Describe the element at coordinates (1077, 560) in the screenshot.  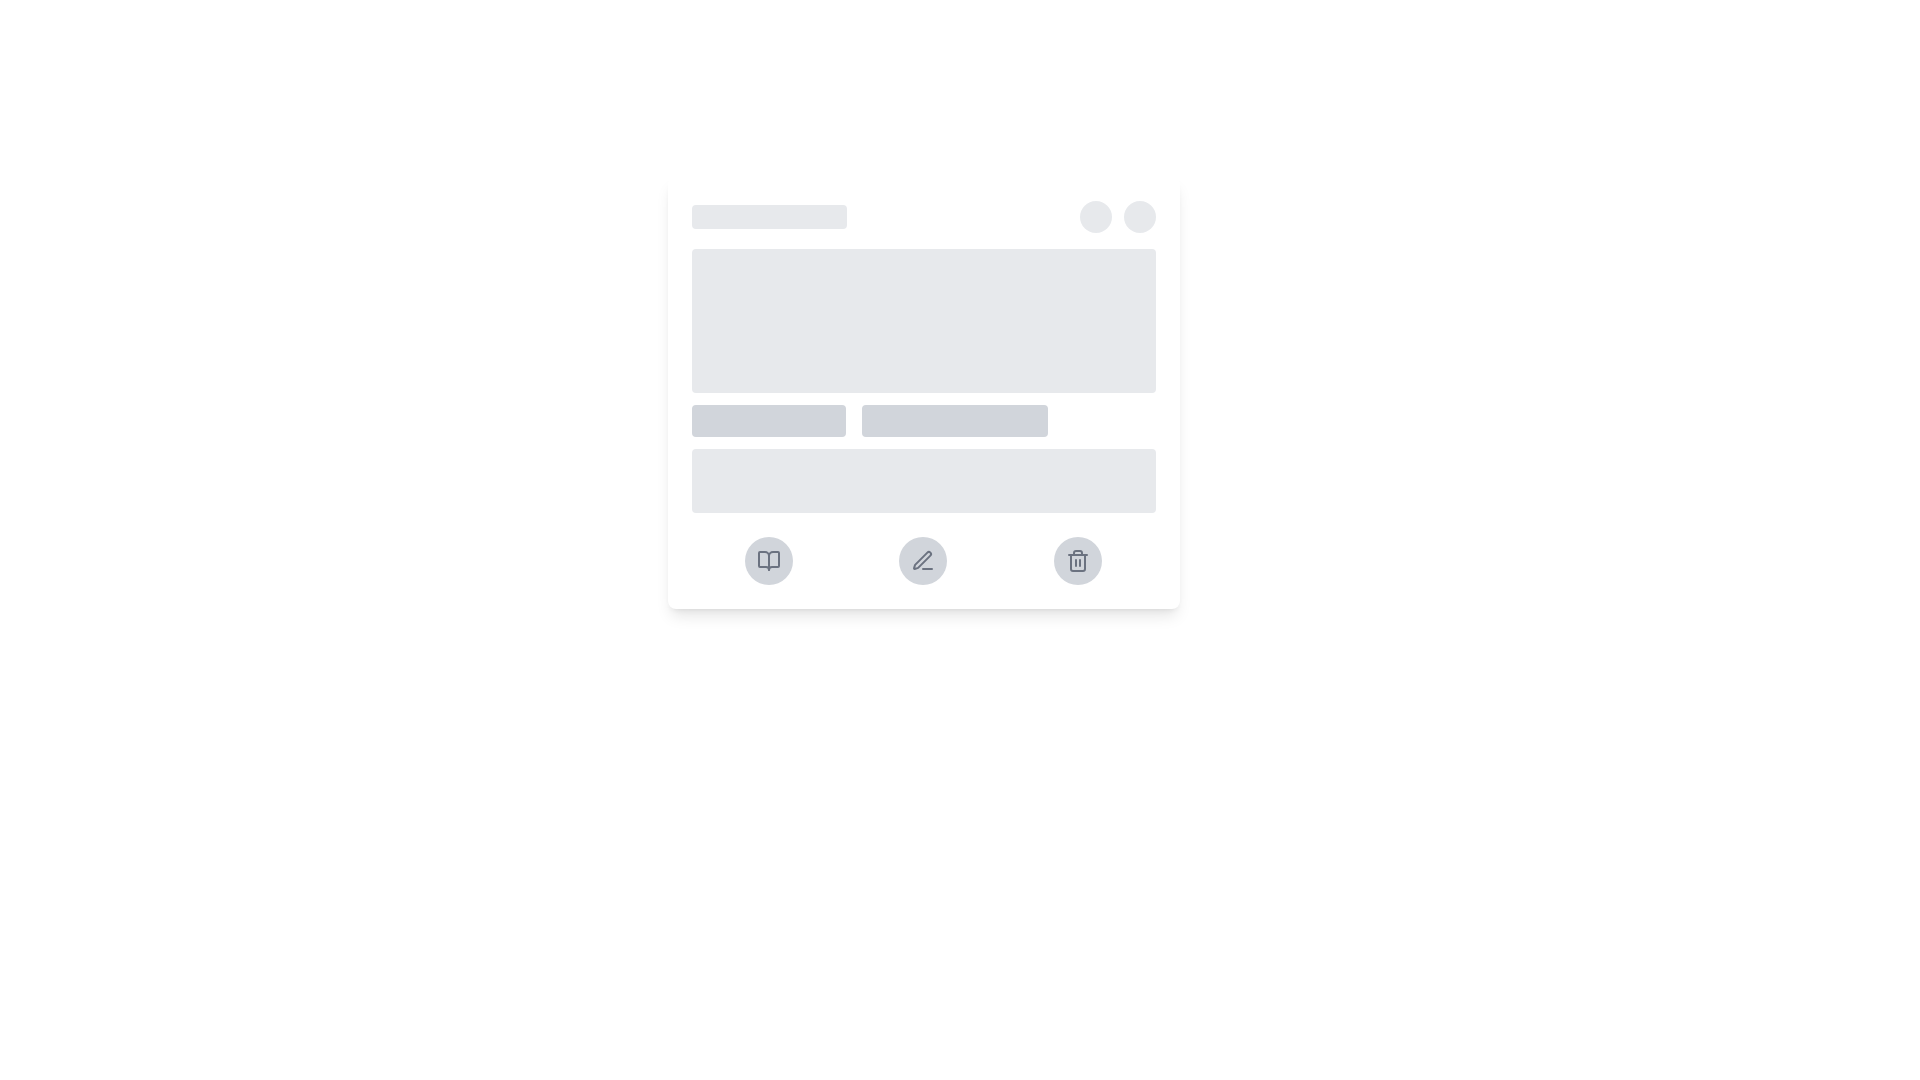
I see `the delete button located at the far right among three circular buttons at the bottom of the interface` at that location.